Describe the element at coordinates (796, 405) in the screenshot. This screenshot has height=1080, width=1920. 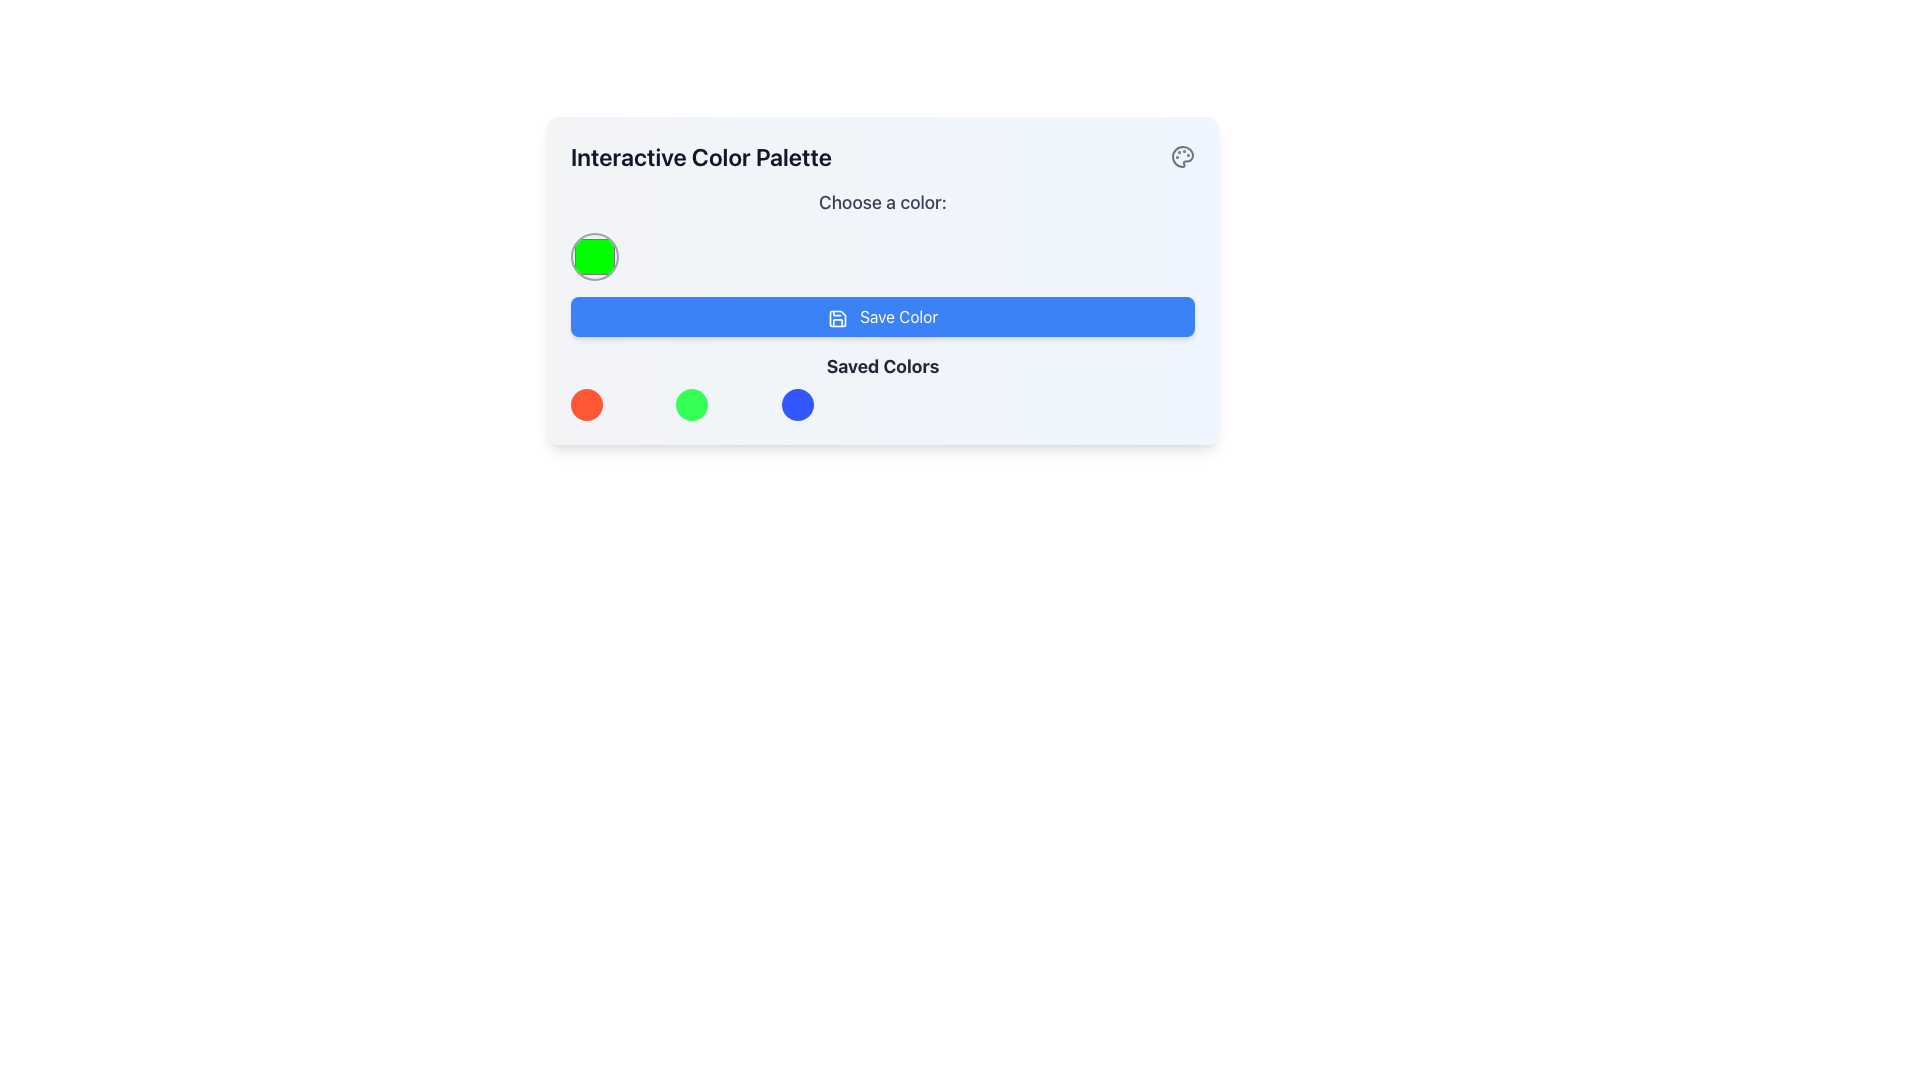
I see `the third circular color option in the 'Saved Colors' section of the Interactive Color Palette` at that location.